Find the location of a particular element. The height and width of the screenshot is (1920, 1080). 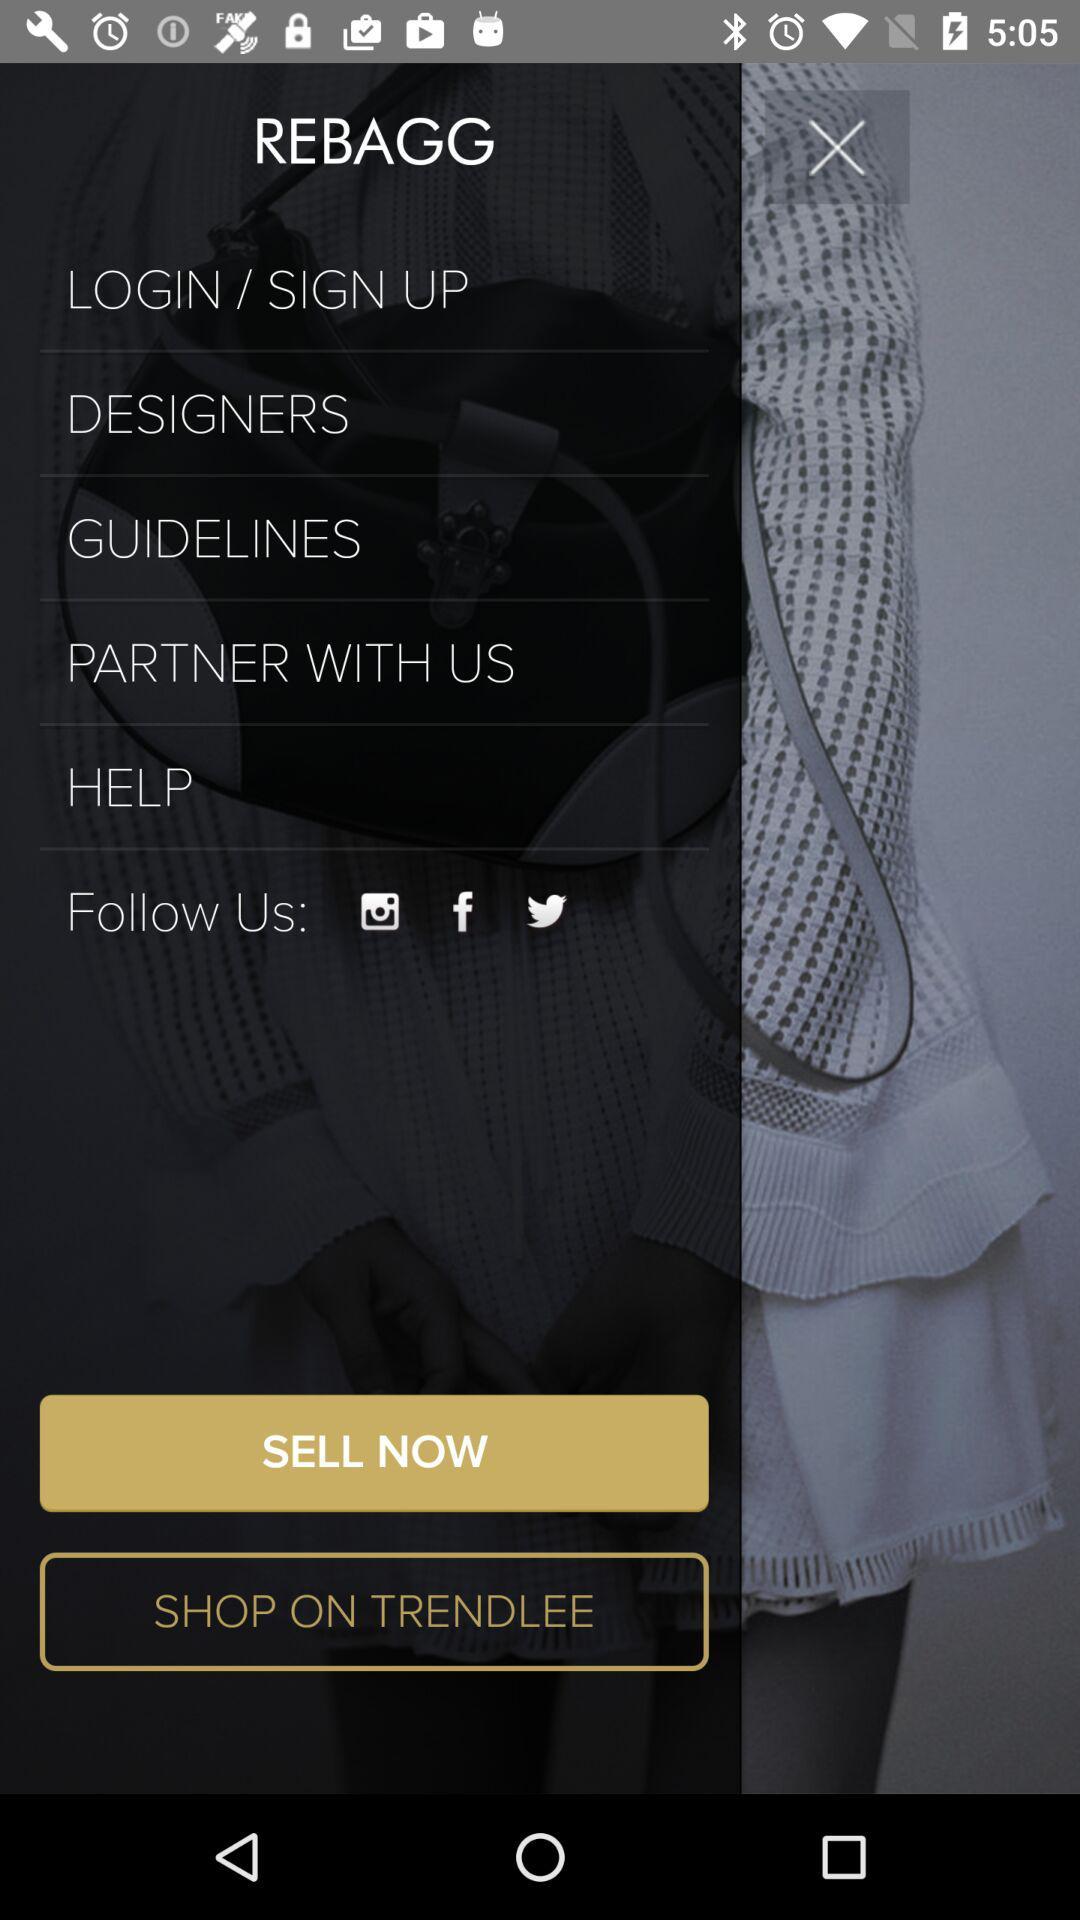

visit instagram account is located at coordinates (380, 911).